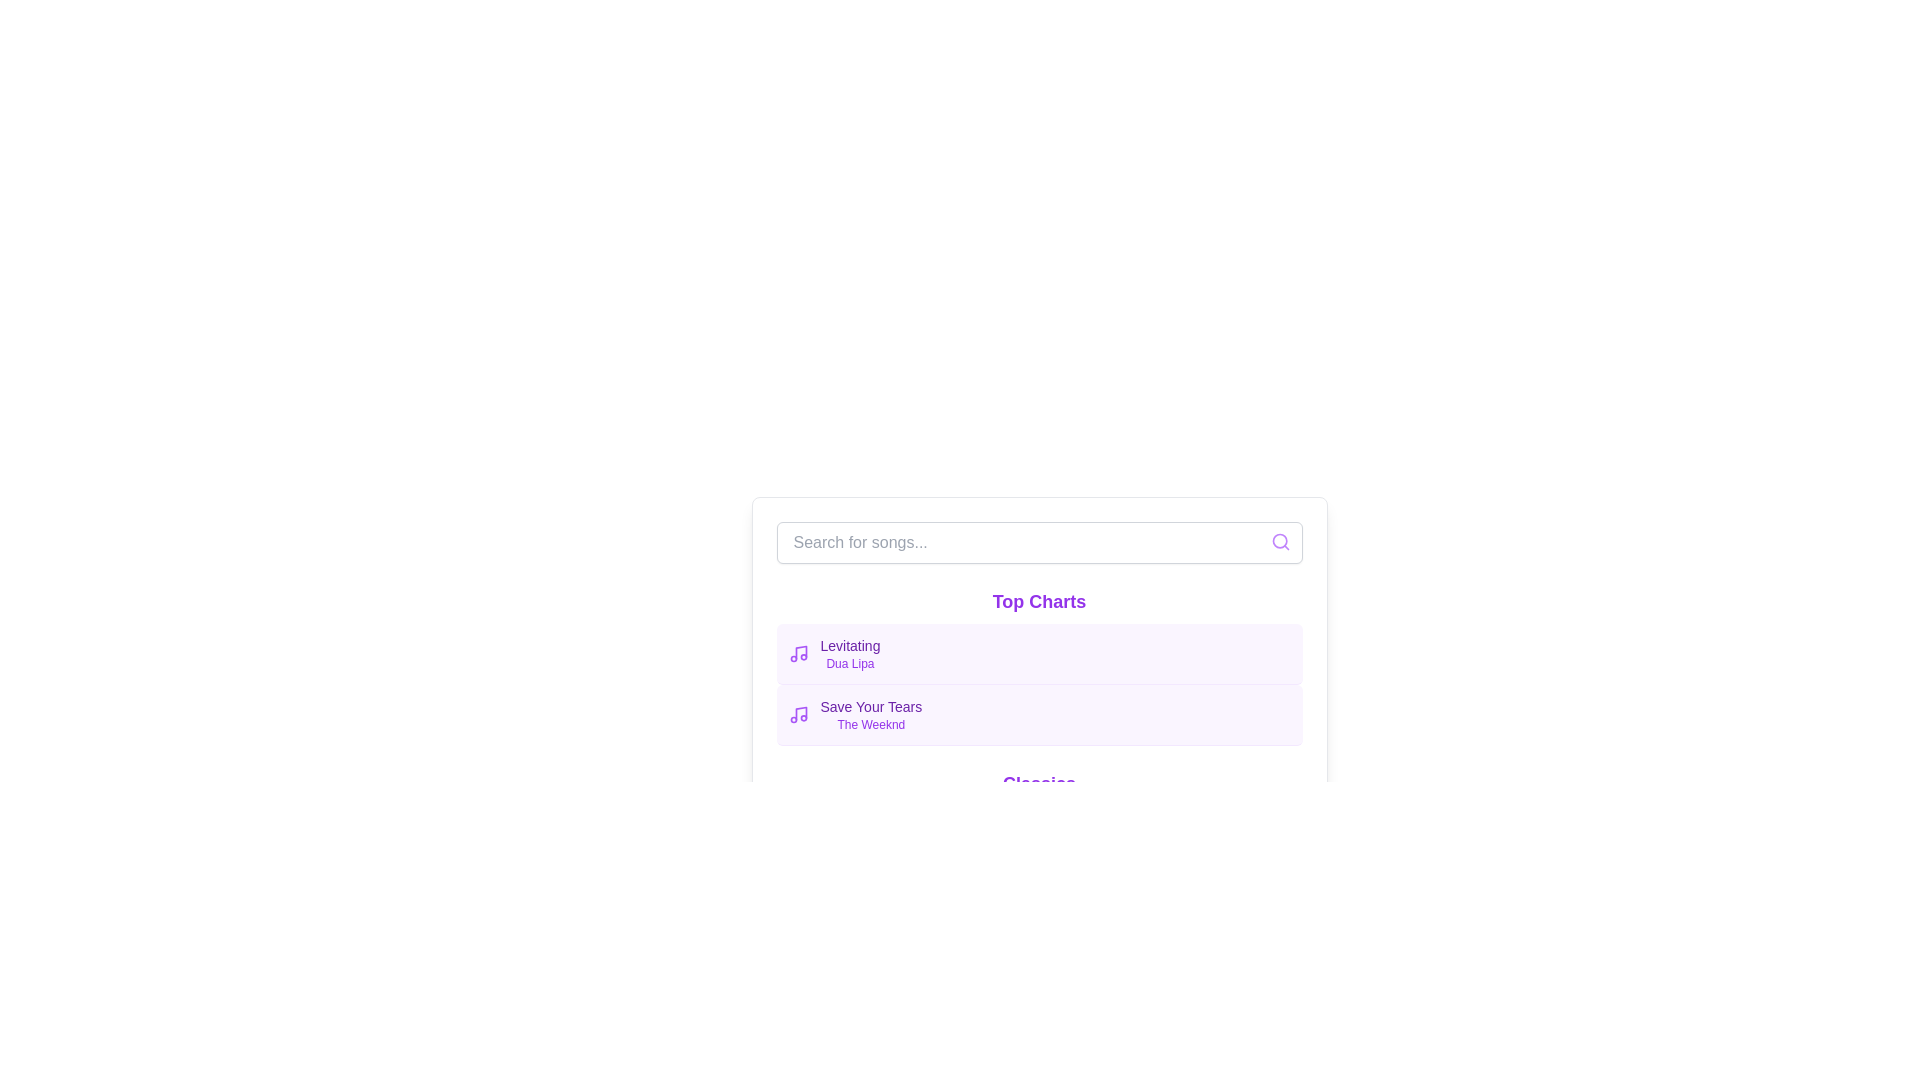 The width and height of the screenshot is (1920, 1080). I want to click on the vertical line segment of the music note icon in the sidebar under 'Top Charts.', so click(801, 712).